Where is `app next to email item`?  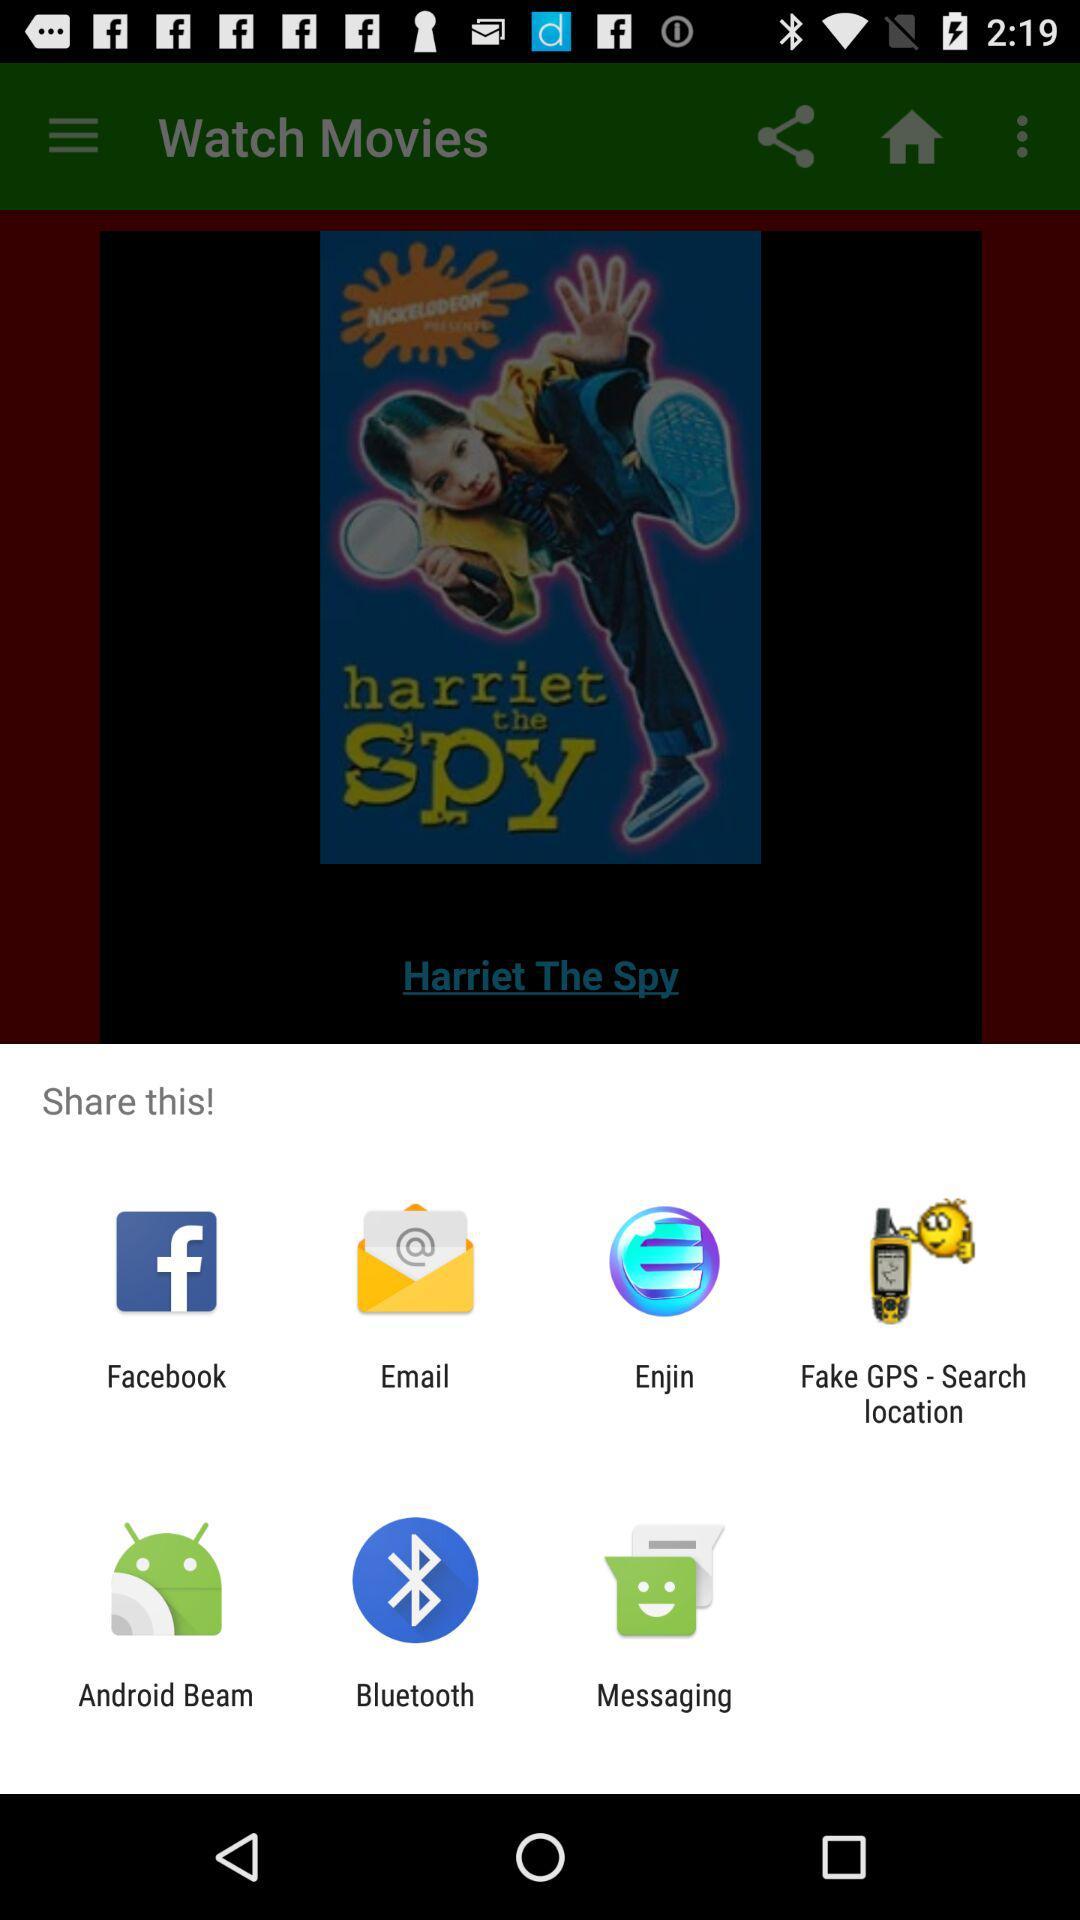 app next to email item is located at coordinates (165, 1392).